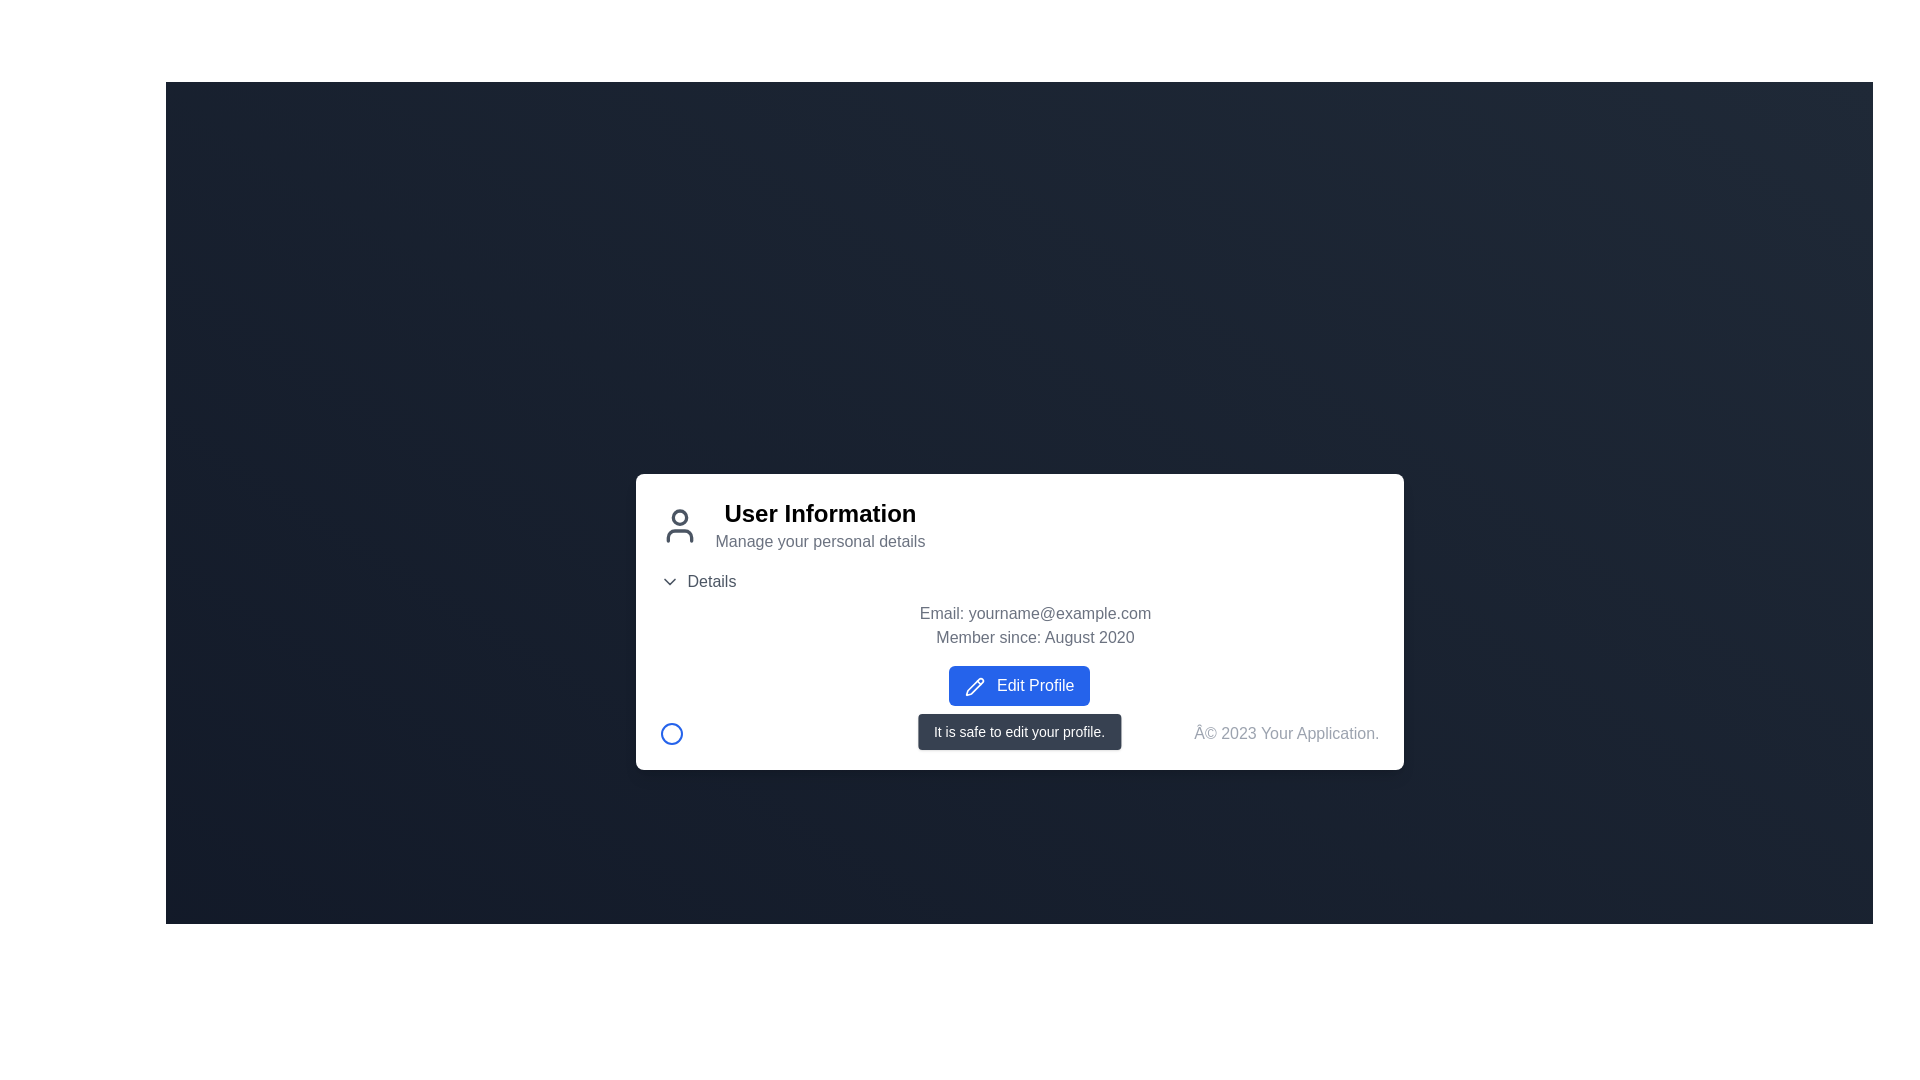 This screenshot has width=1920, height=1080. Describe the element at coordinates (820, 524) in the screenshot. I see `the title and description text block that introduces the user profile section, located in the top-left corner of the card interface, right of the user profile icon` at that location.